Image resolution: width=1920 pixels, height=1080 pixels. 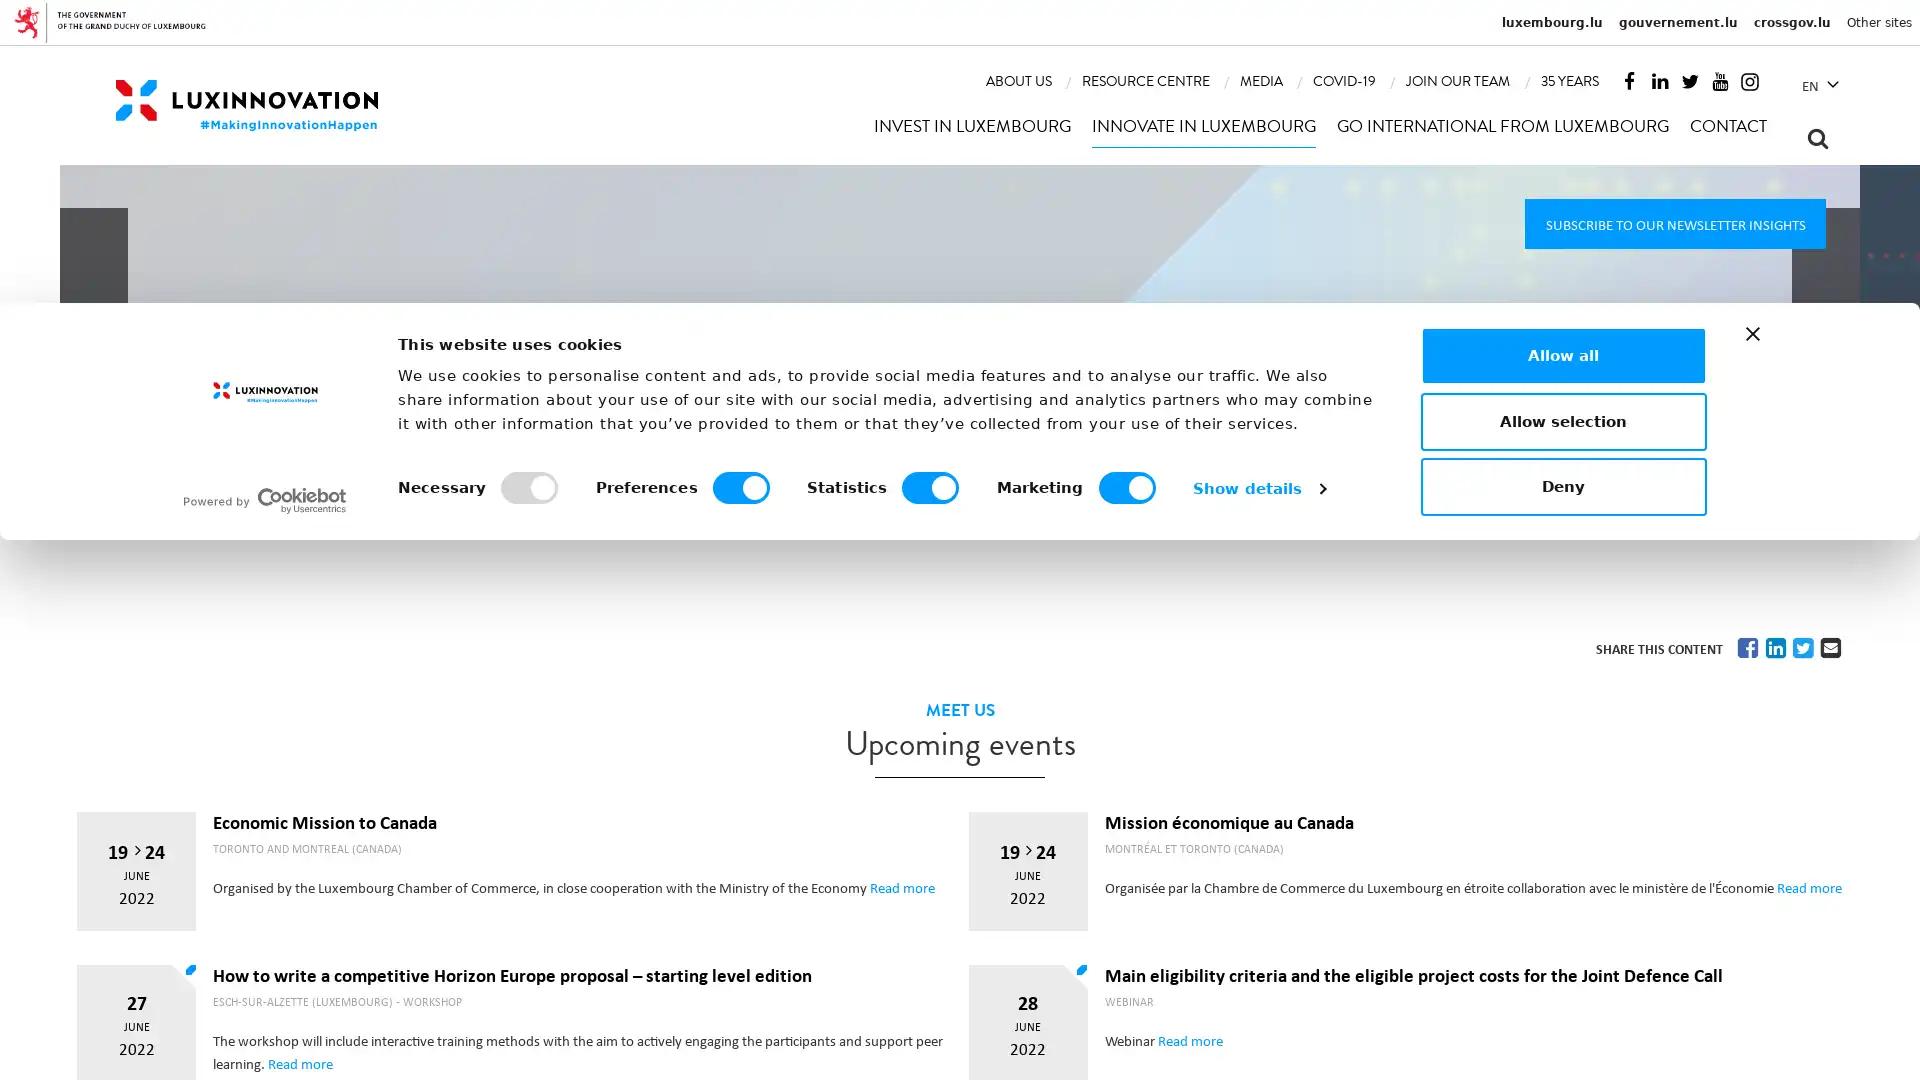 I want to click on Next, so click(x=1825, y=327).